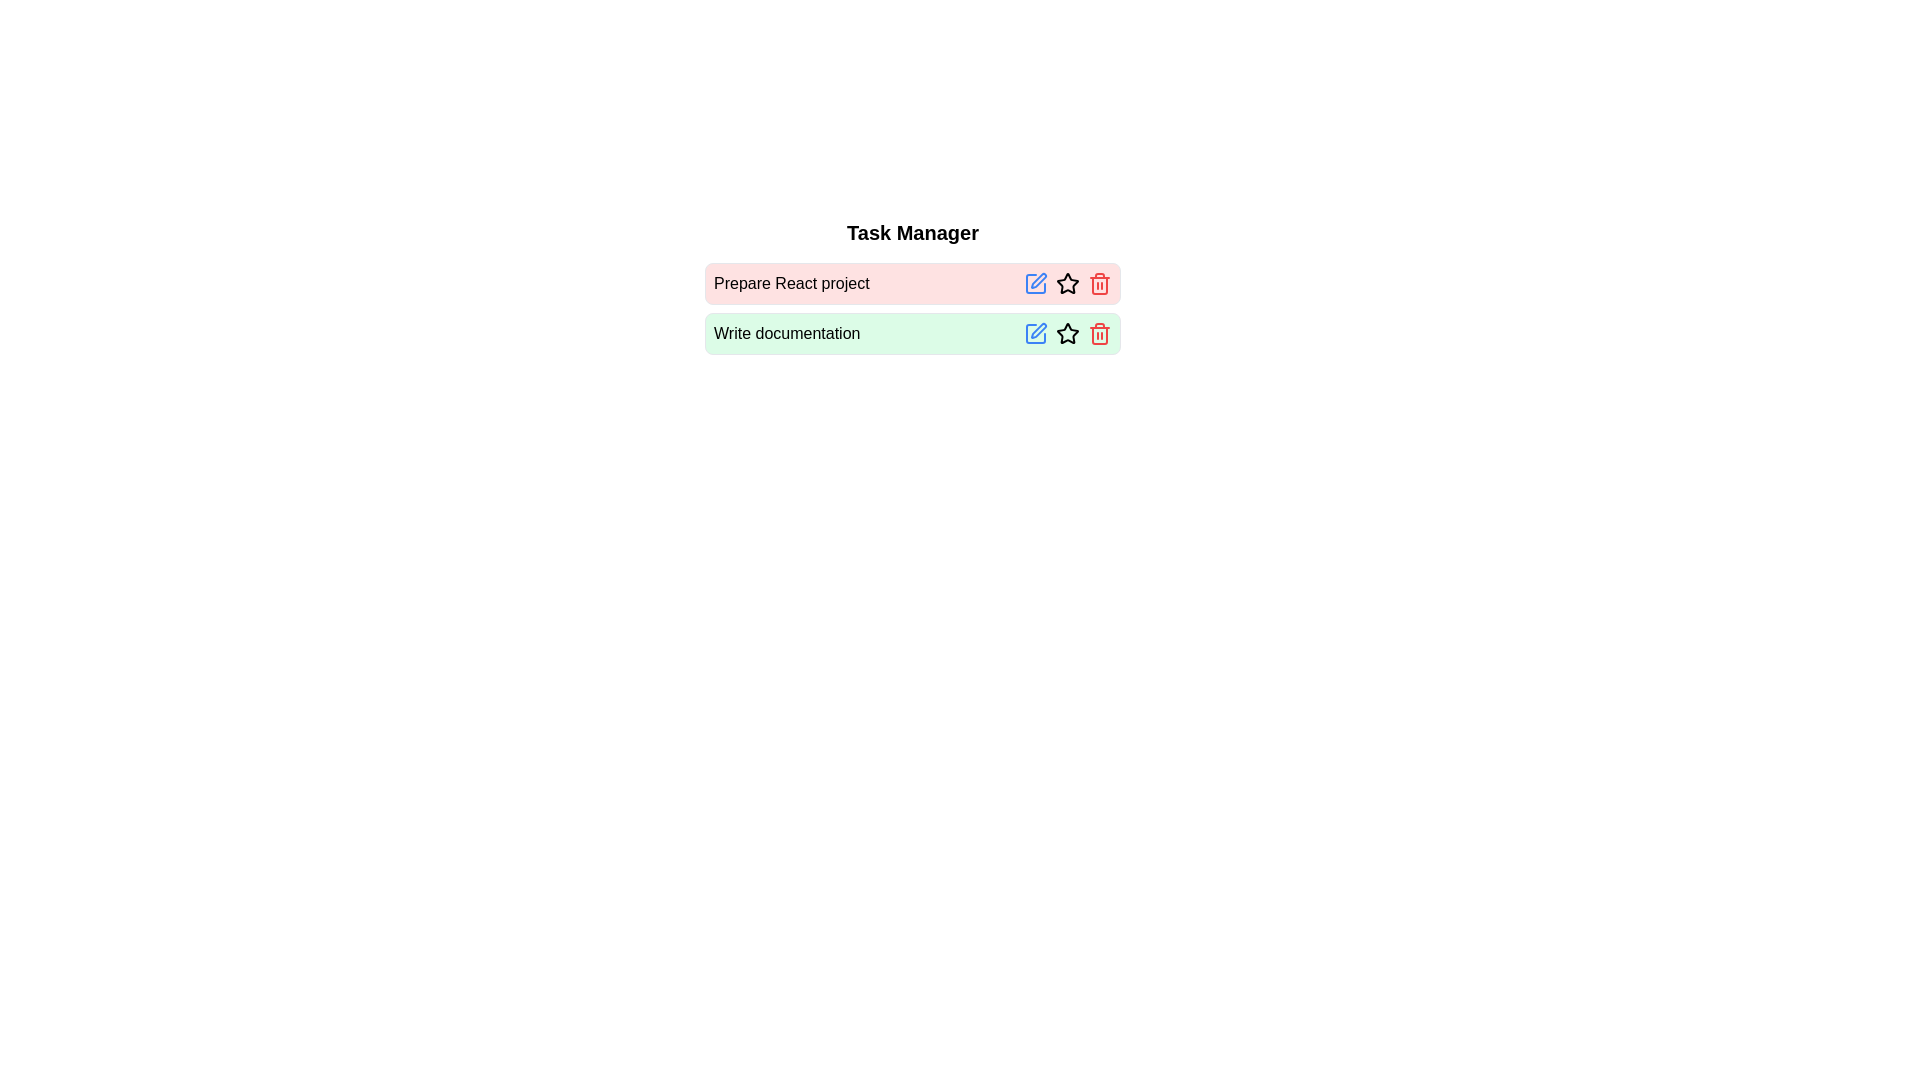 The width and height of the screenshot is (1920, 1080). I want to click on the leftmost icon button in the top task row labeled 'Prepare React project', so click(1036, 284).